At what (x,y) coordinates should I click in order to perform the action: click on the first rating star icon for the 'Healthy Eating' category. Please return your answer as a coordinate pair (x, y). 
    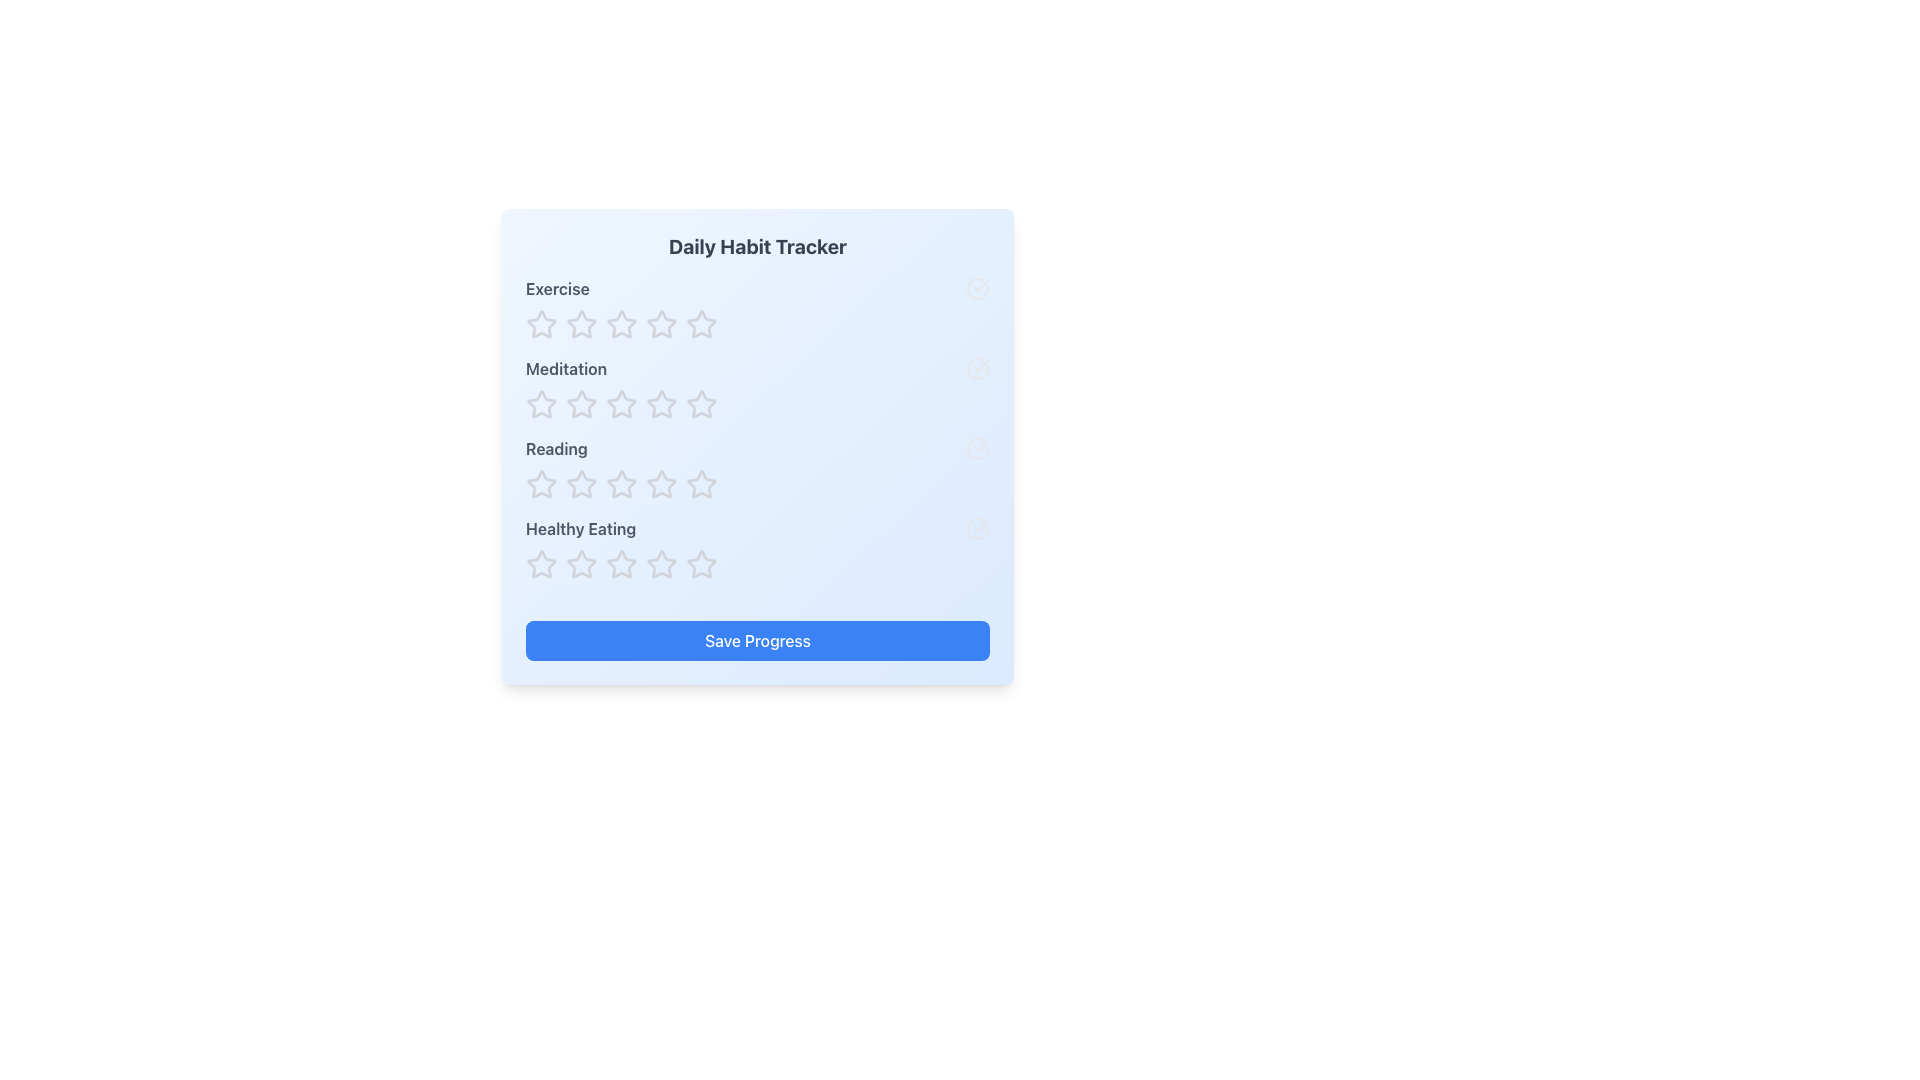
    Looking at the image, I should click on (580, 564).